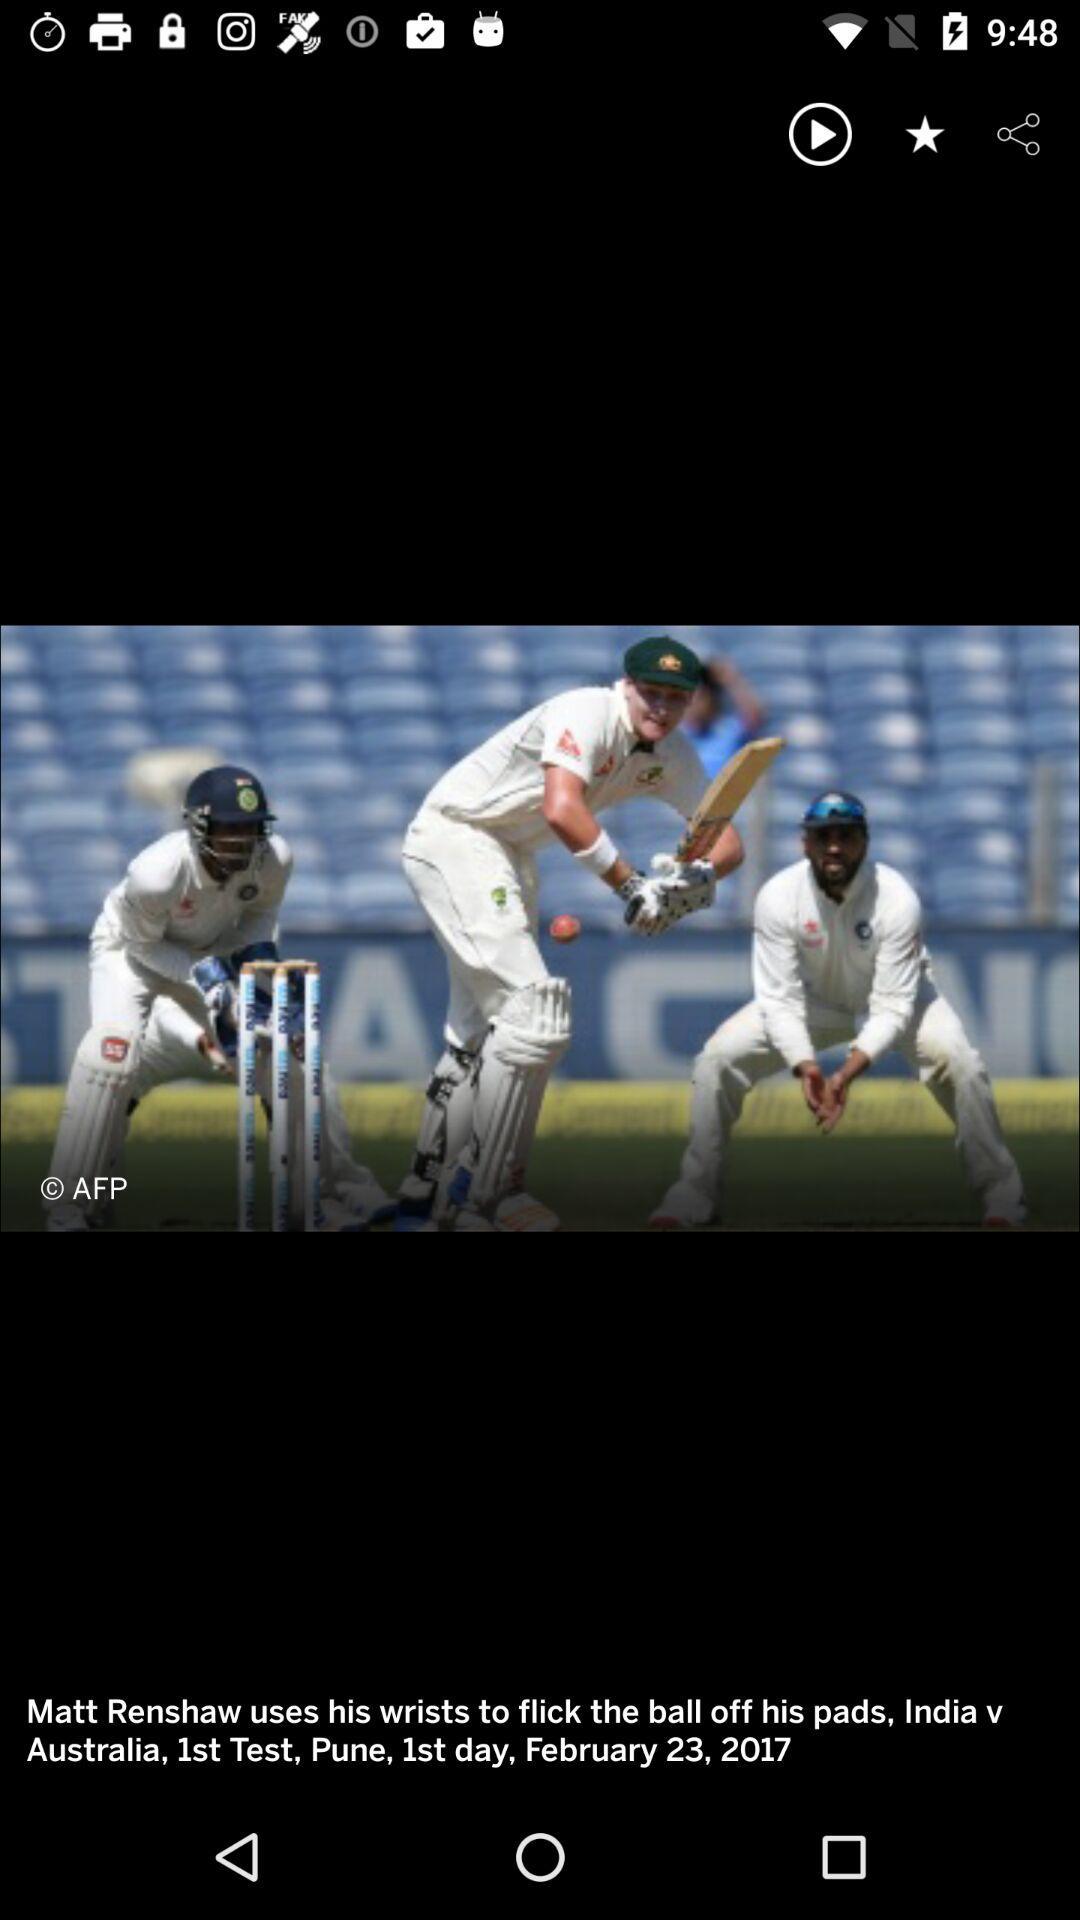 The height and width of the screenshot is (1920, 1080). I want to click on favorite, so click(925, 132).